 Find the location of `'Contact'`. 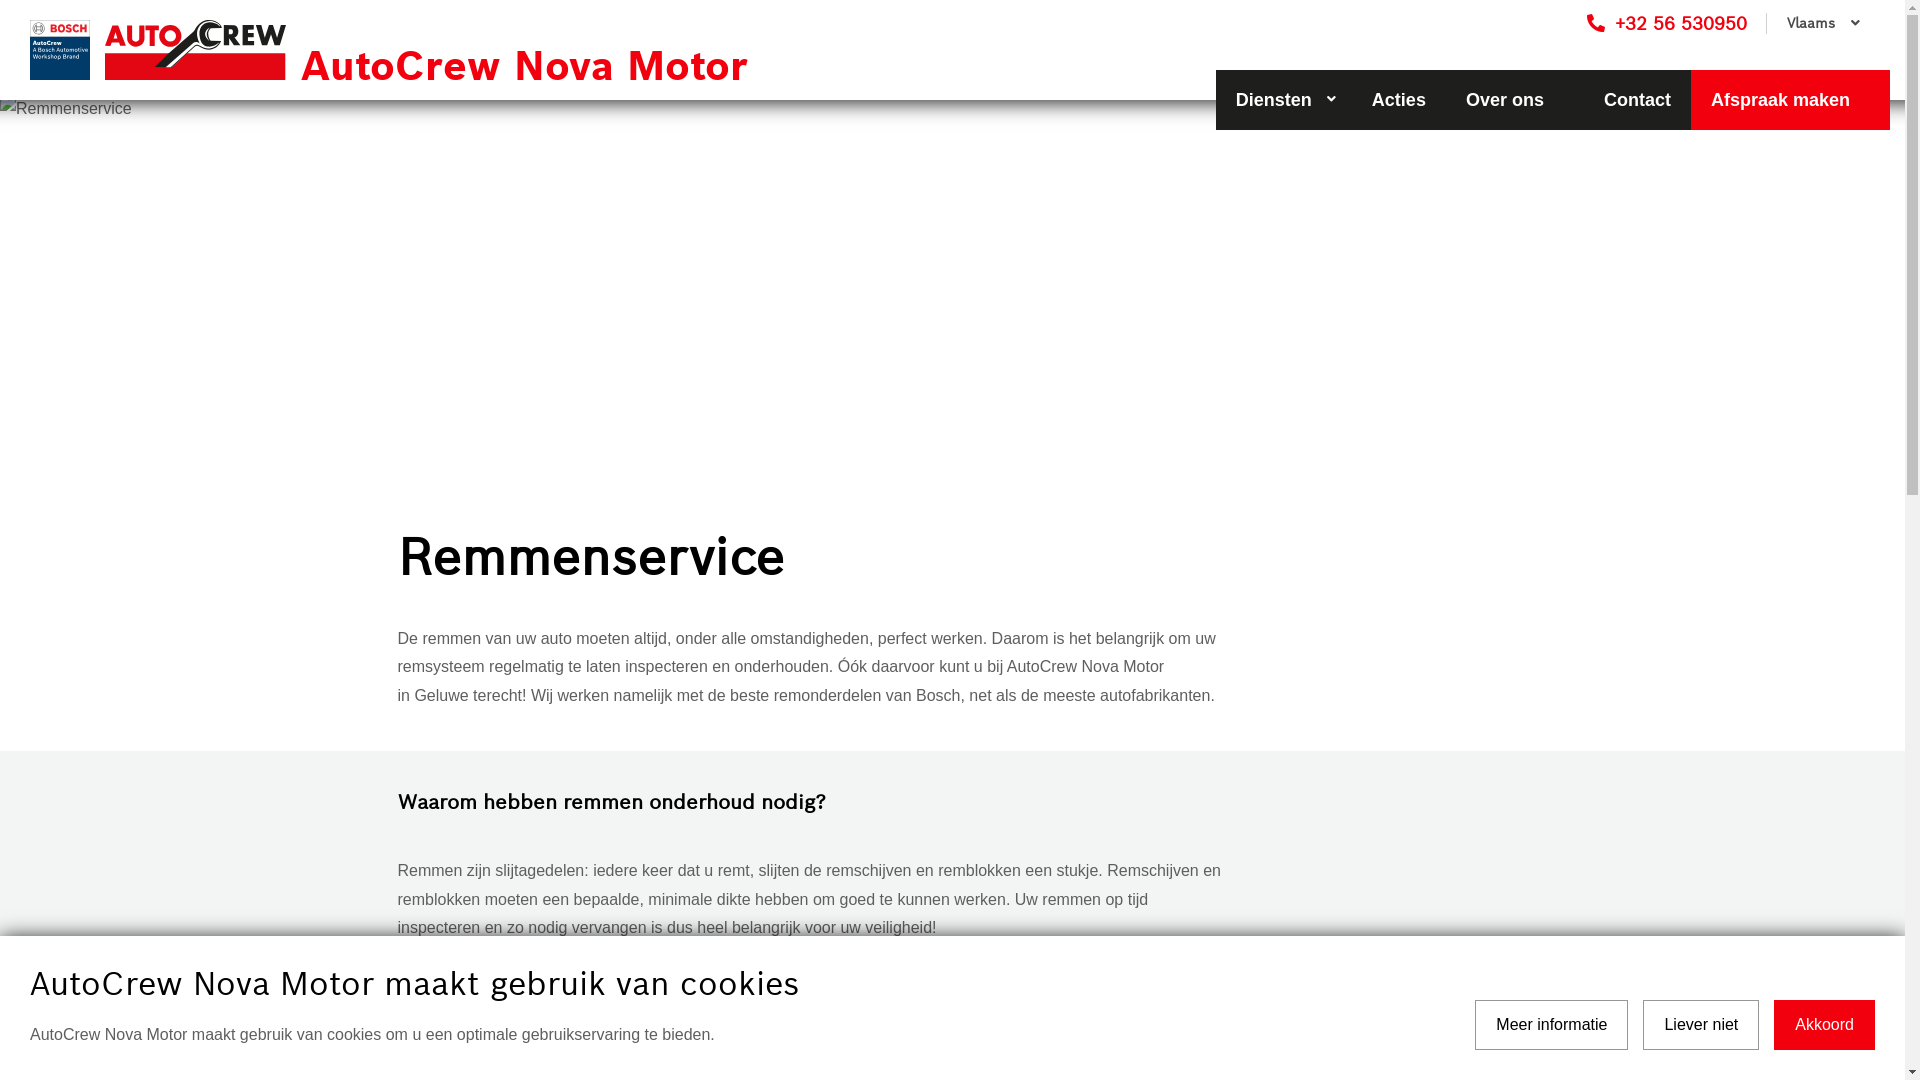

'Contact' is located at coordinates (1637, 100).